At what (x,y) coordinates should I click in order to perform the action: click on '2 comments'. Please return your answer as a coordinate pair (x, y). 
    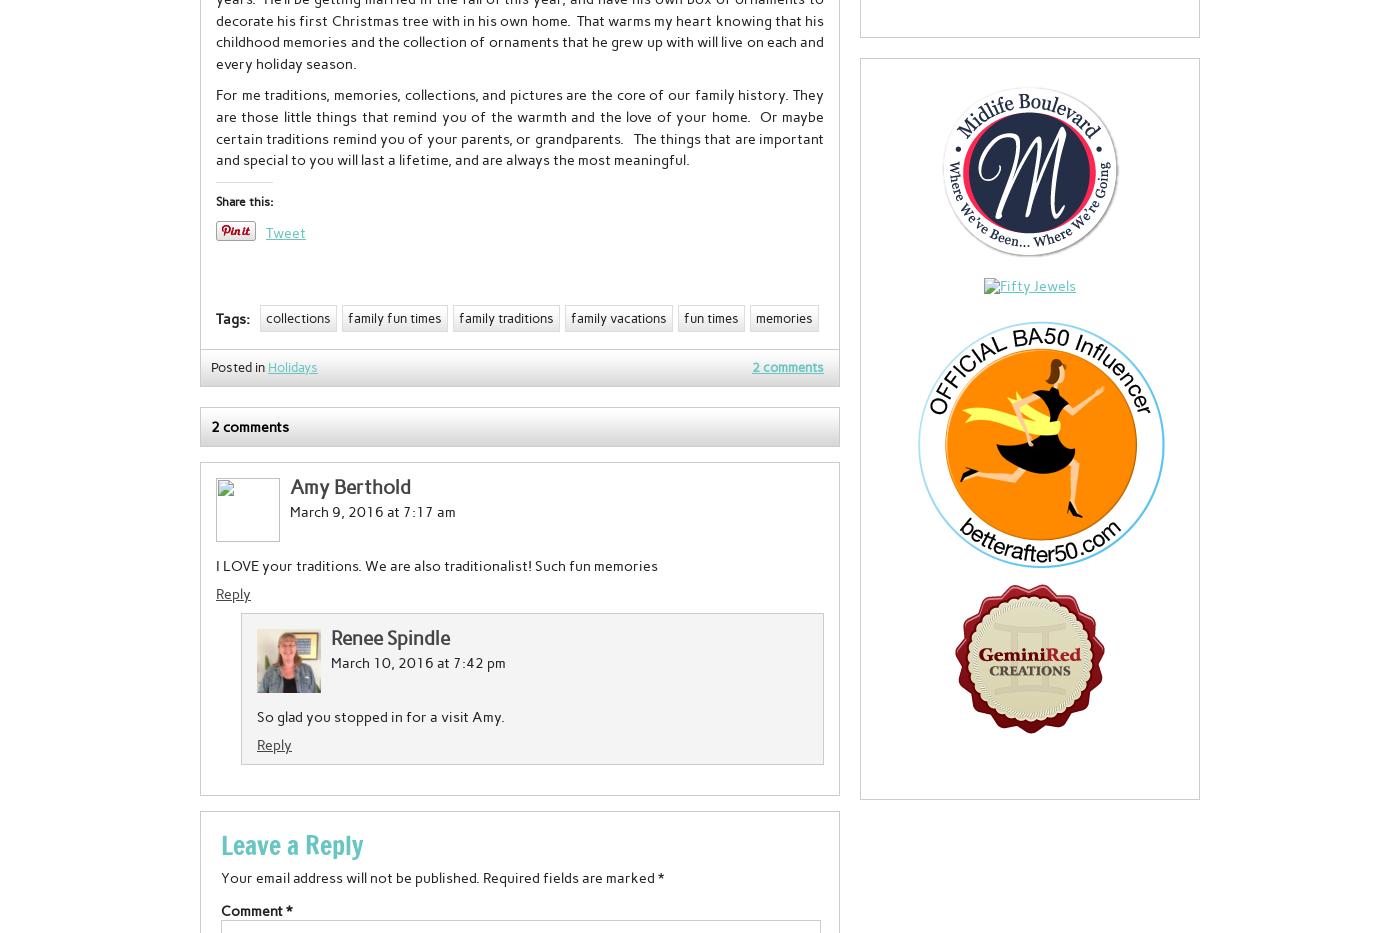
    Looking at the image, I should click on (250, 426).